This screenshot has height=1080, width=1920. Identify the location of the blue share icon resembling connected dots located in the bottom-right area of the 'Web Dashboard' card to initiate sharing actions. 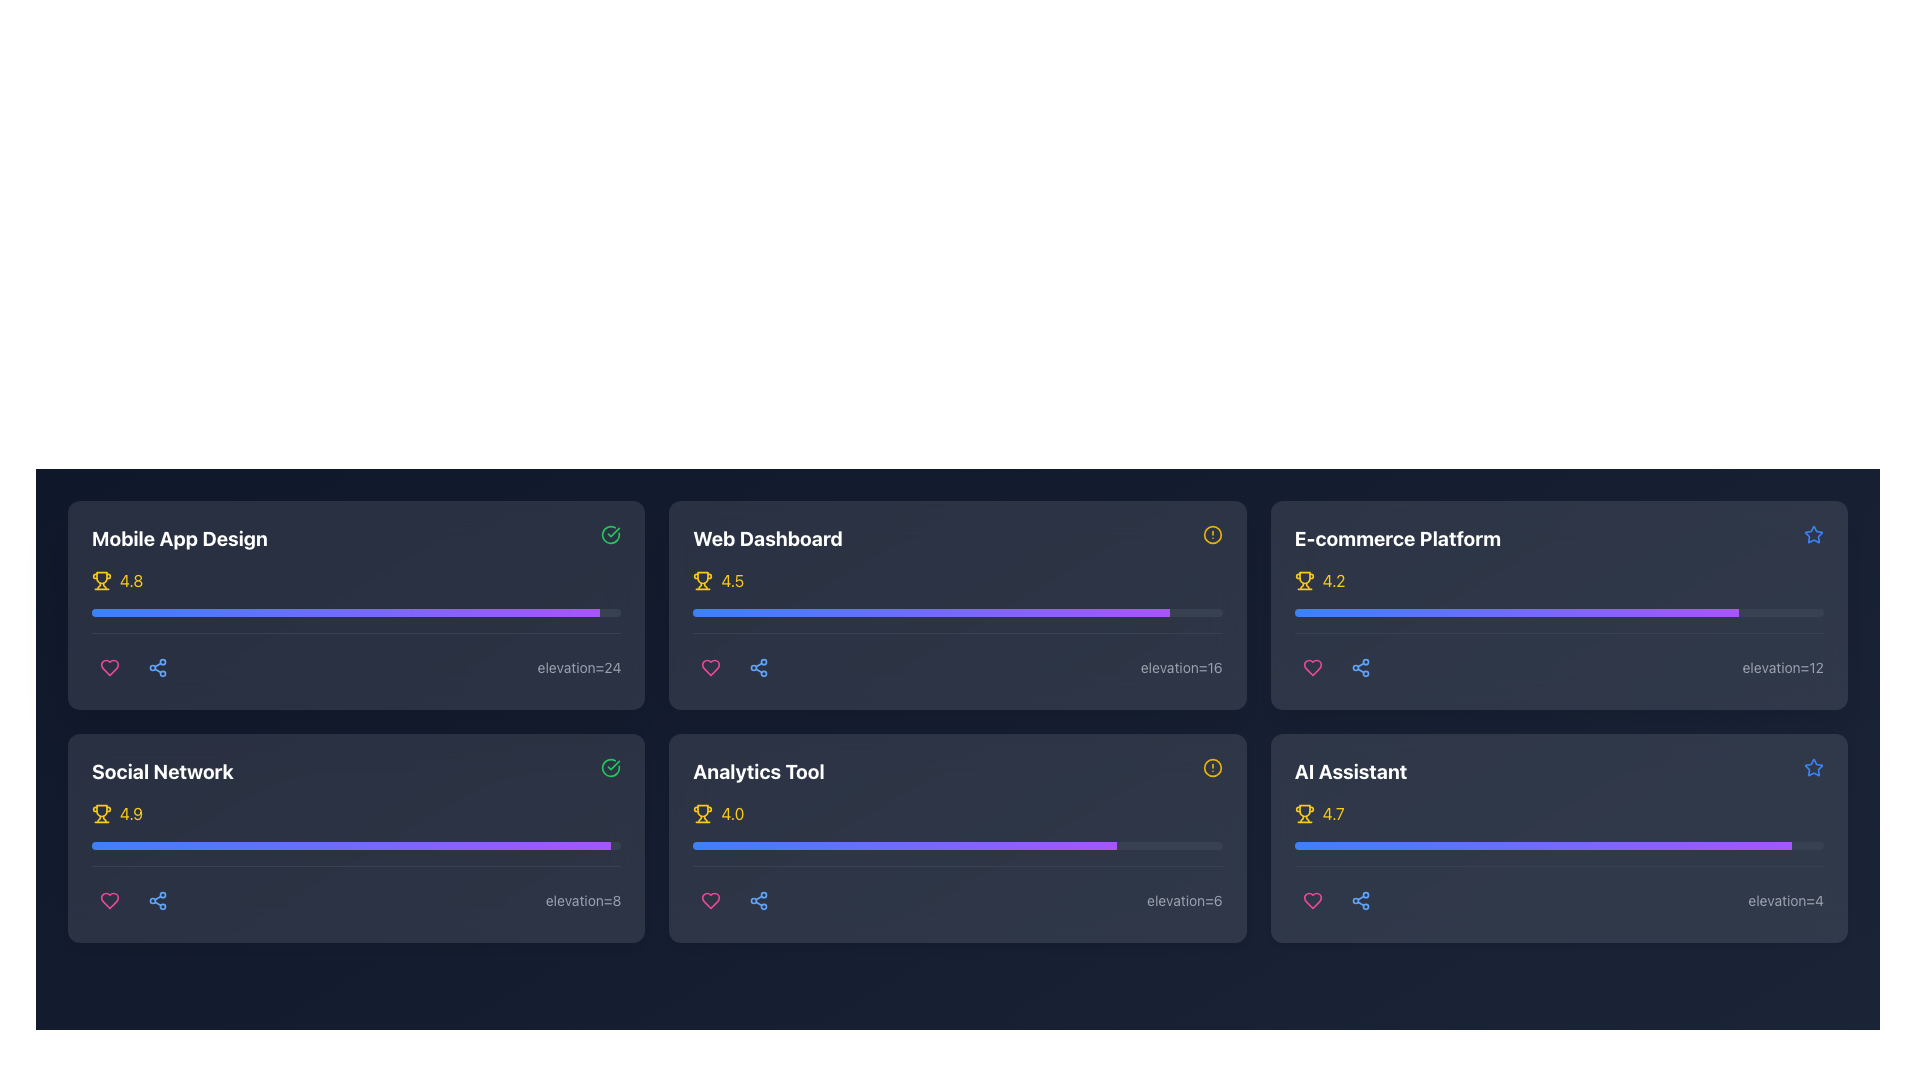
(757, 667).